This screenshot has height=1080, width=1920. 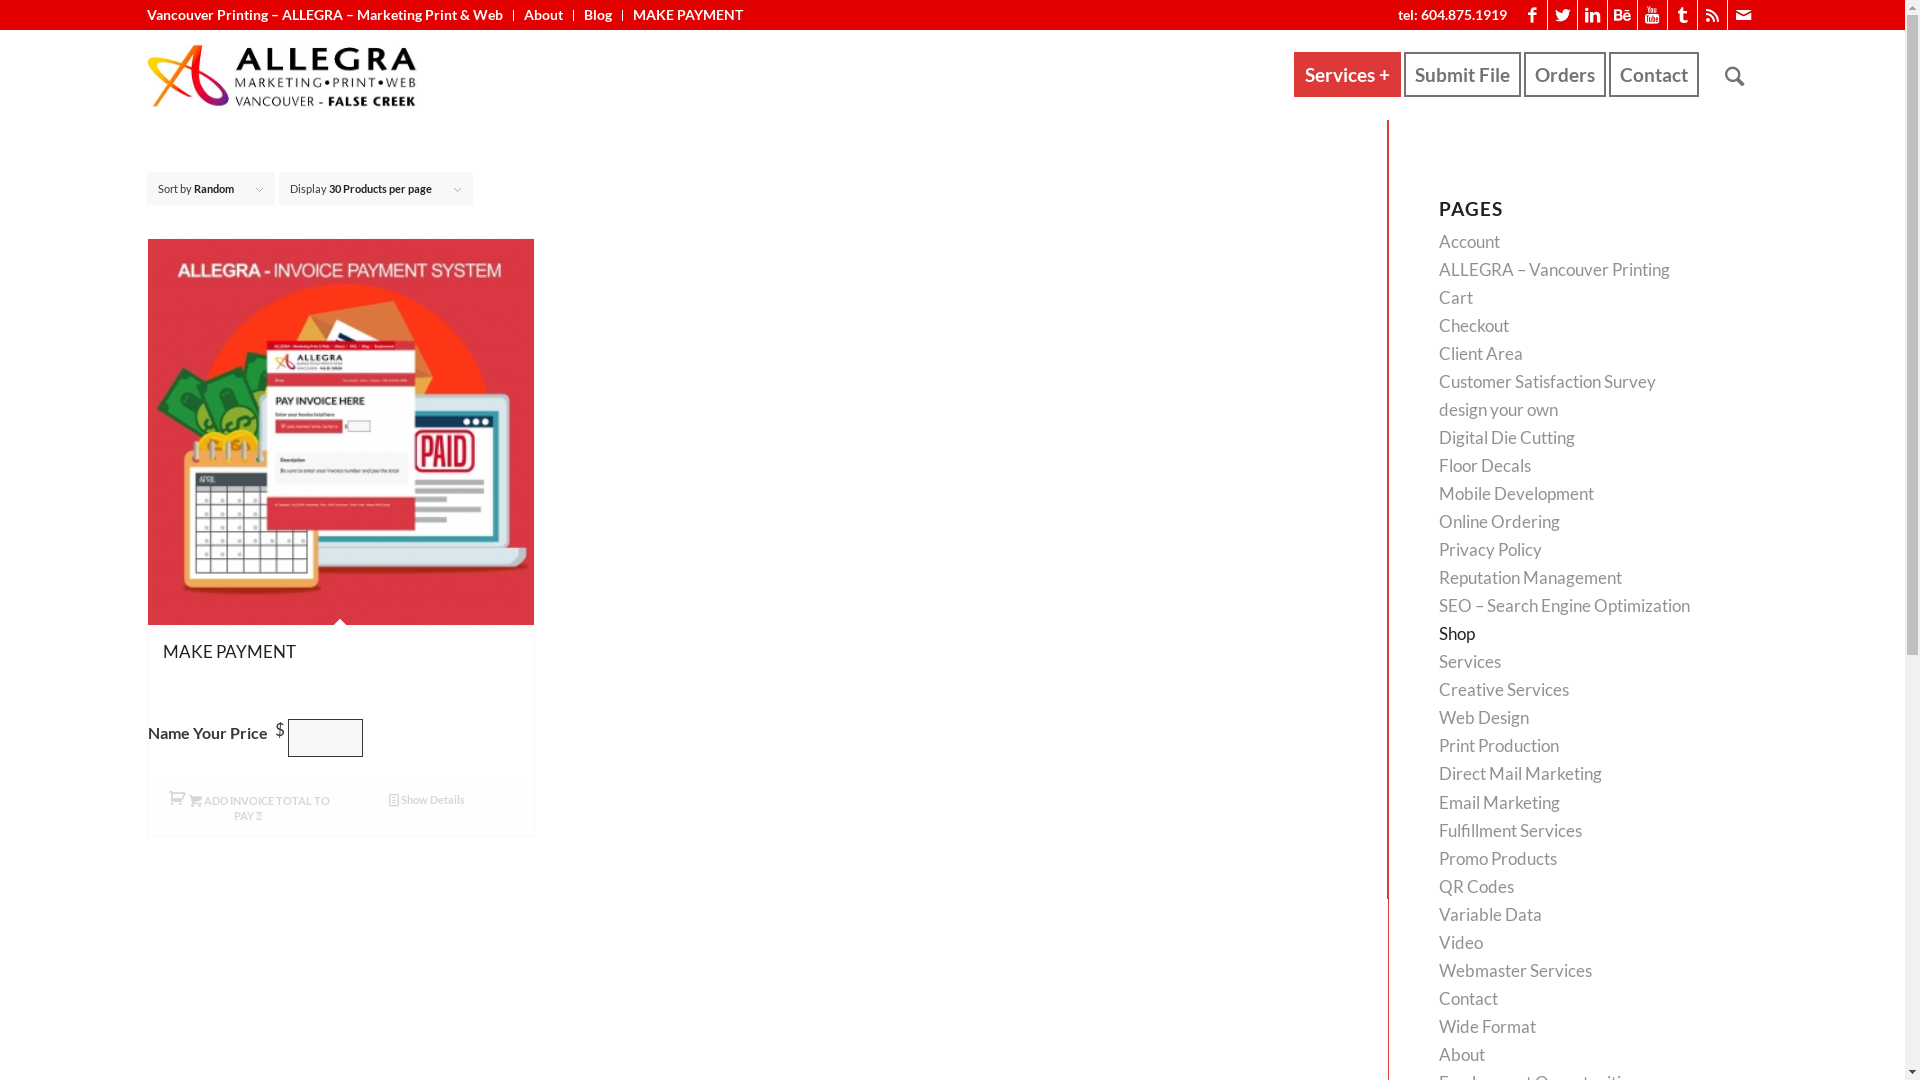 What do you see at coordinates (1711, 15) in the screenshot?
I see `'Rss'` at bounding box center [1711, 15].